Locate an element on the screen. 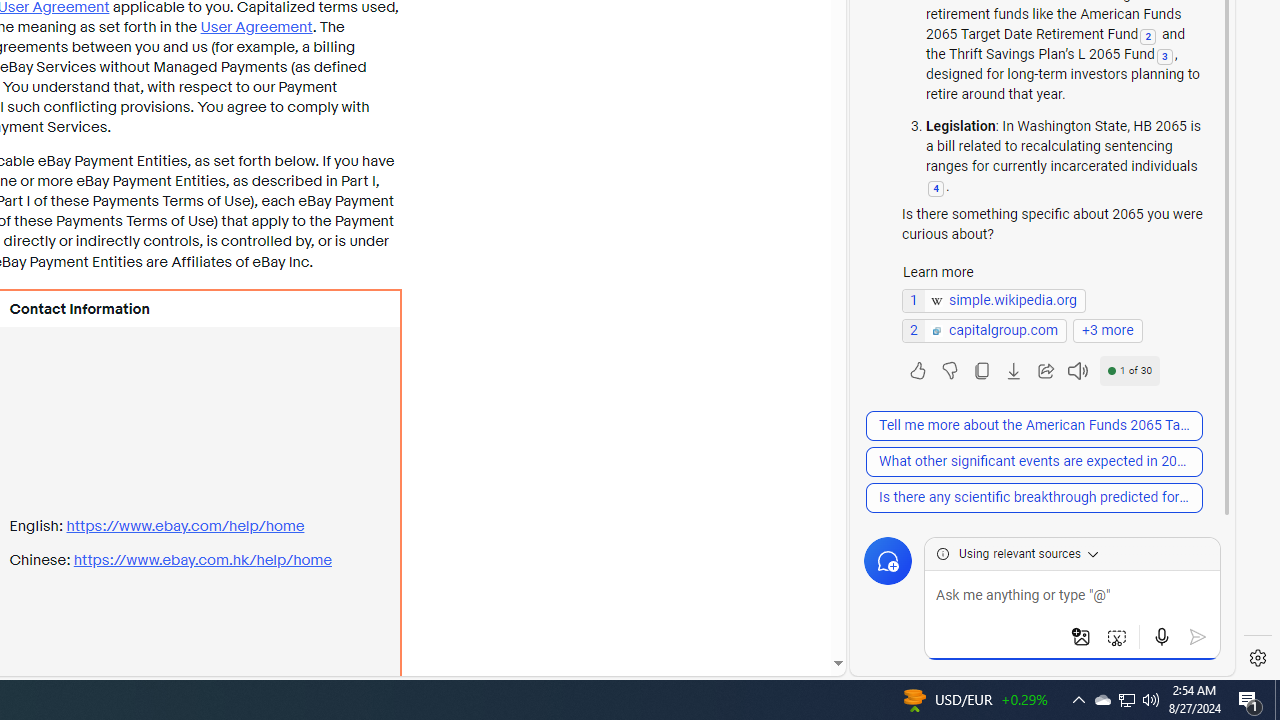  'User Agreement' is located at coordinates (255, 27).